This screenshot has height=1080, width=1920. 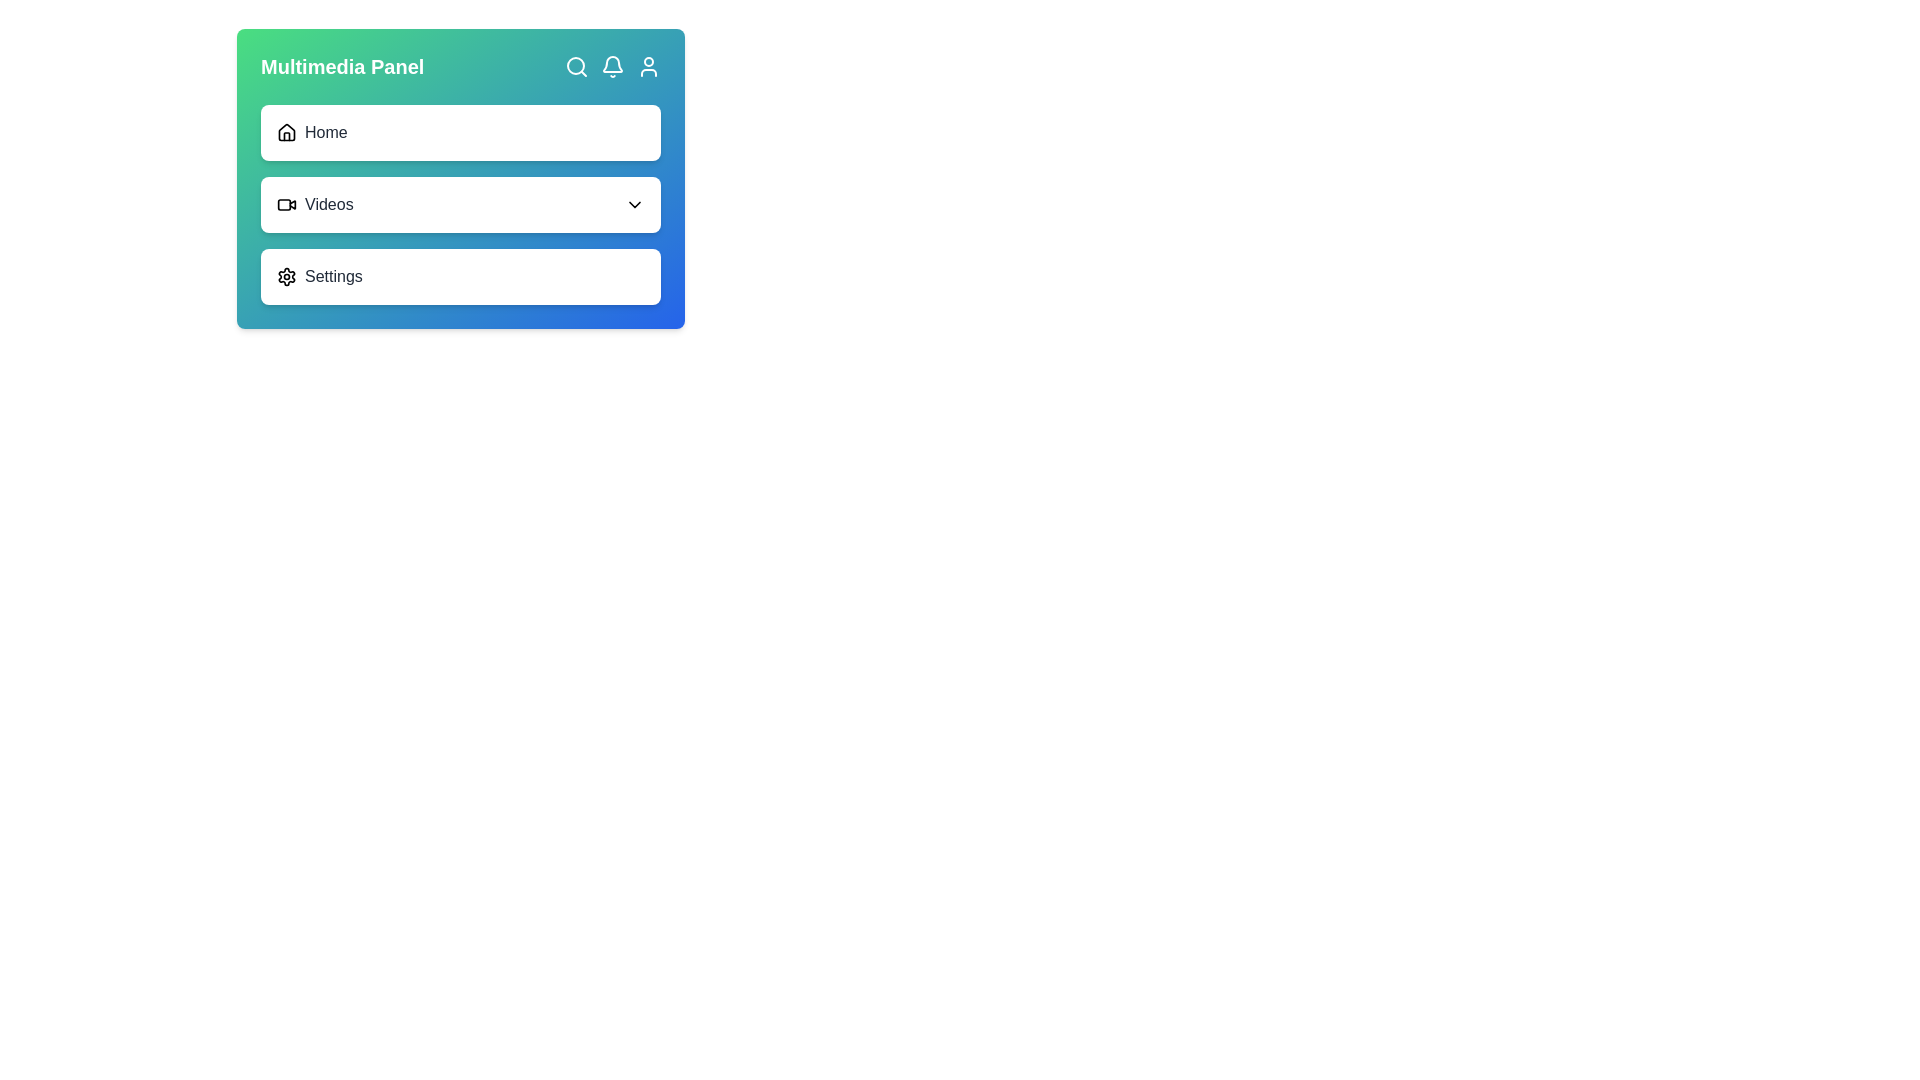 What do you see at coordinates (333, 277) in the screenshot?
I see `the Text label located at the bottom left of the Multimedia Panel to navigate to the settings or configuration page` at bounding box center [333, 277].